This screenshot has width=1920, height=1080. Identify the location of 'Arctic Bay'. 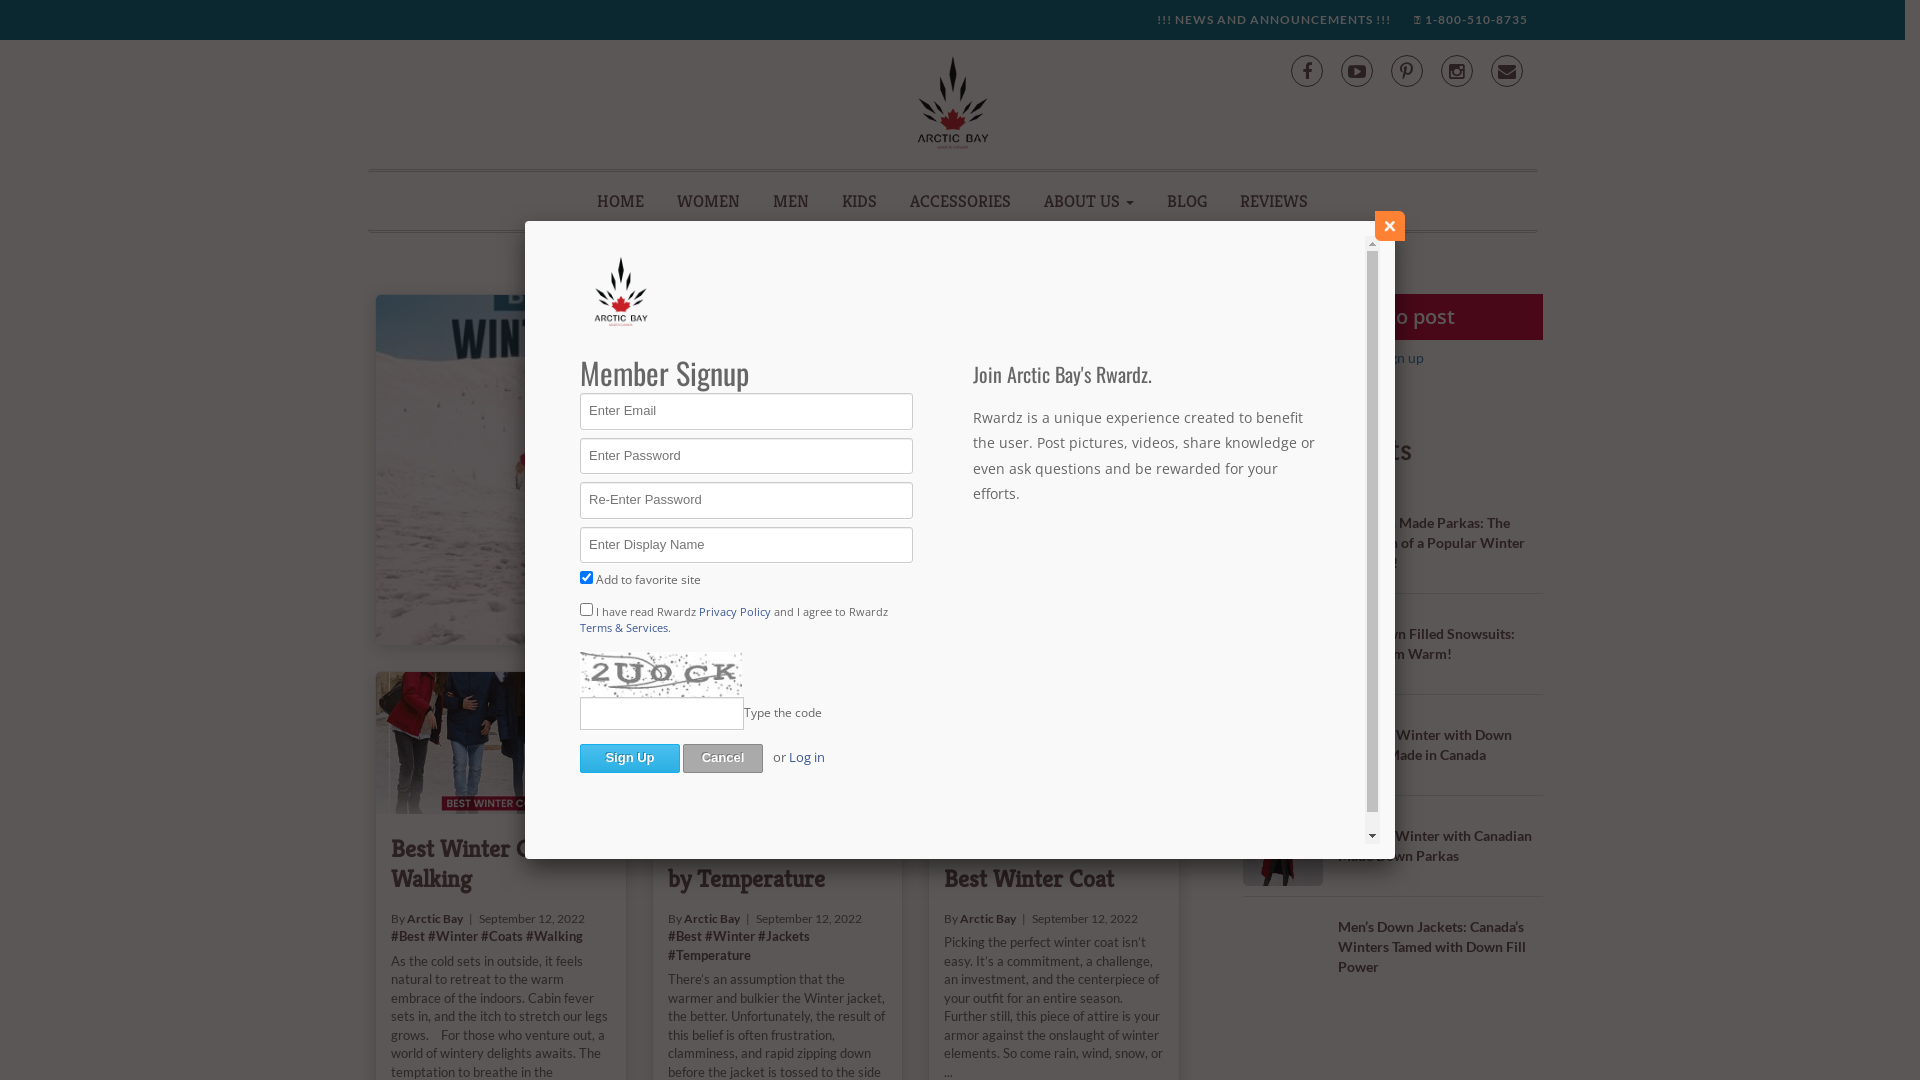
(711, 918).